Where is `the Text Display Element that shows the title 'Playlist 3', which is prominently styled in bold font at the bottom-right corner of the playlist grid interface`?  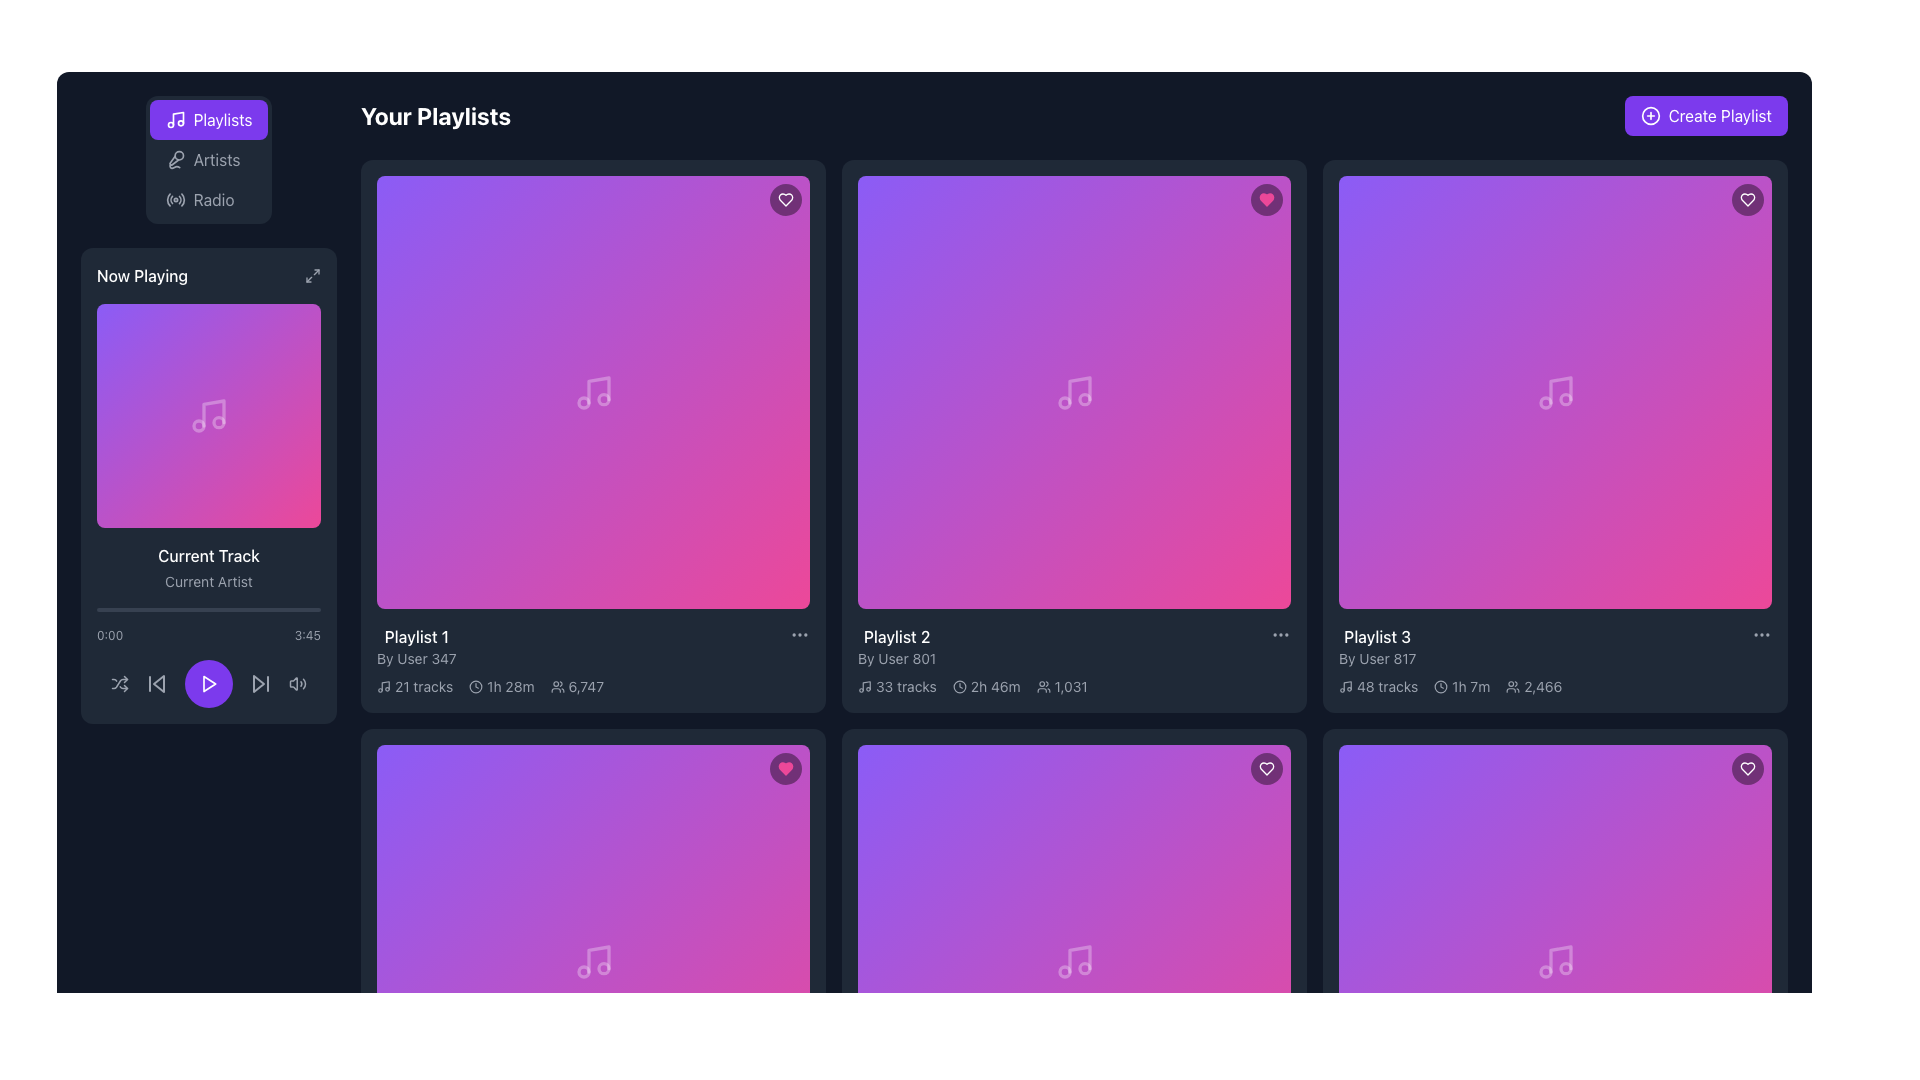 the Text Display Element that shows the title 'Playlist 3', which is prominently styled in bold font at the bottom-right corner of the playlist grid interface is located at coordinates (1376, 636).